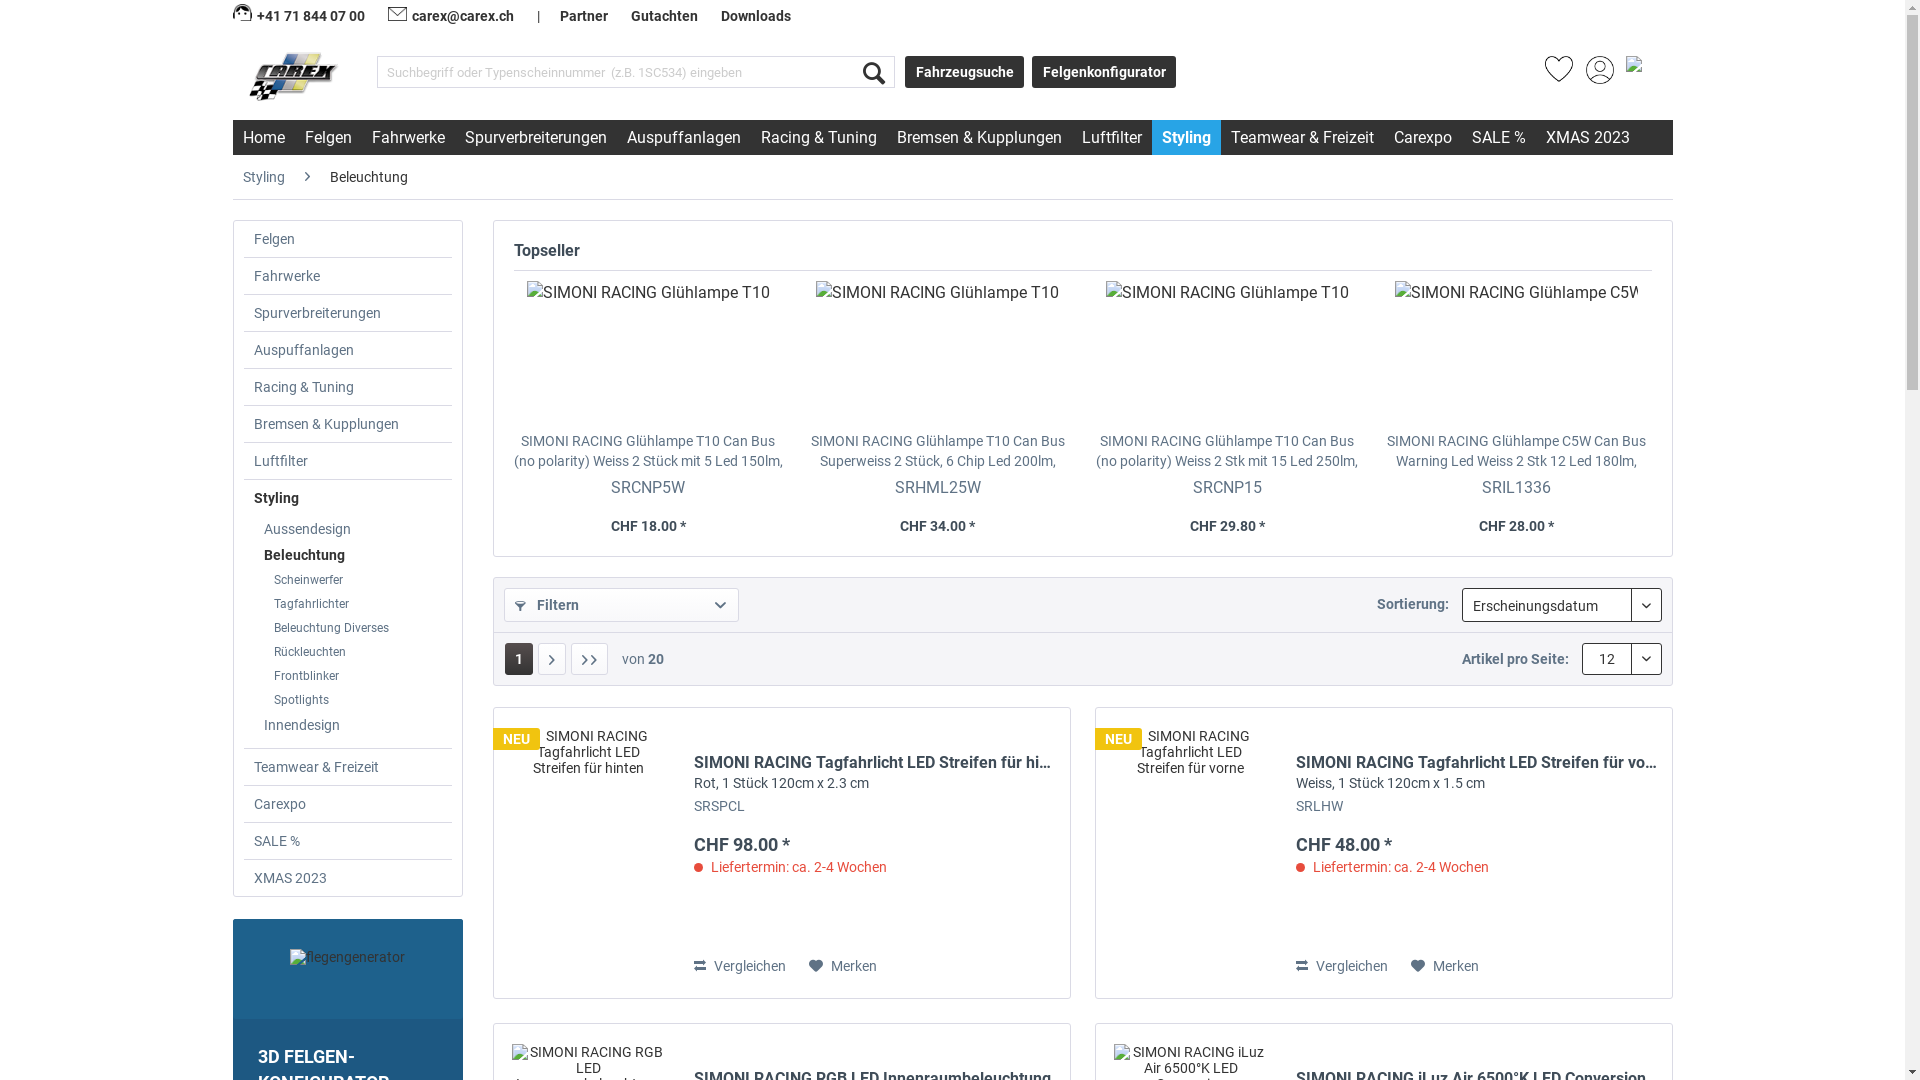 This screenshot has height=1080, width=1920. I want to click on 'Frontblinker', so click(358, 675).